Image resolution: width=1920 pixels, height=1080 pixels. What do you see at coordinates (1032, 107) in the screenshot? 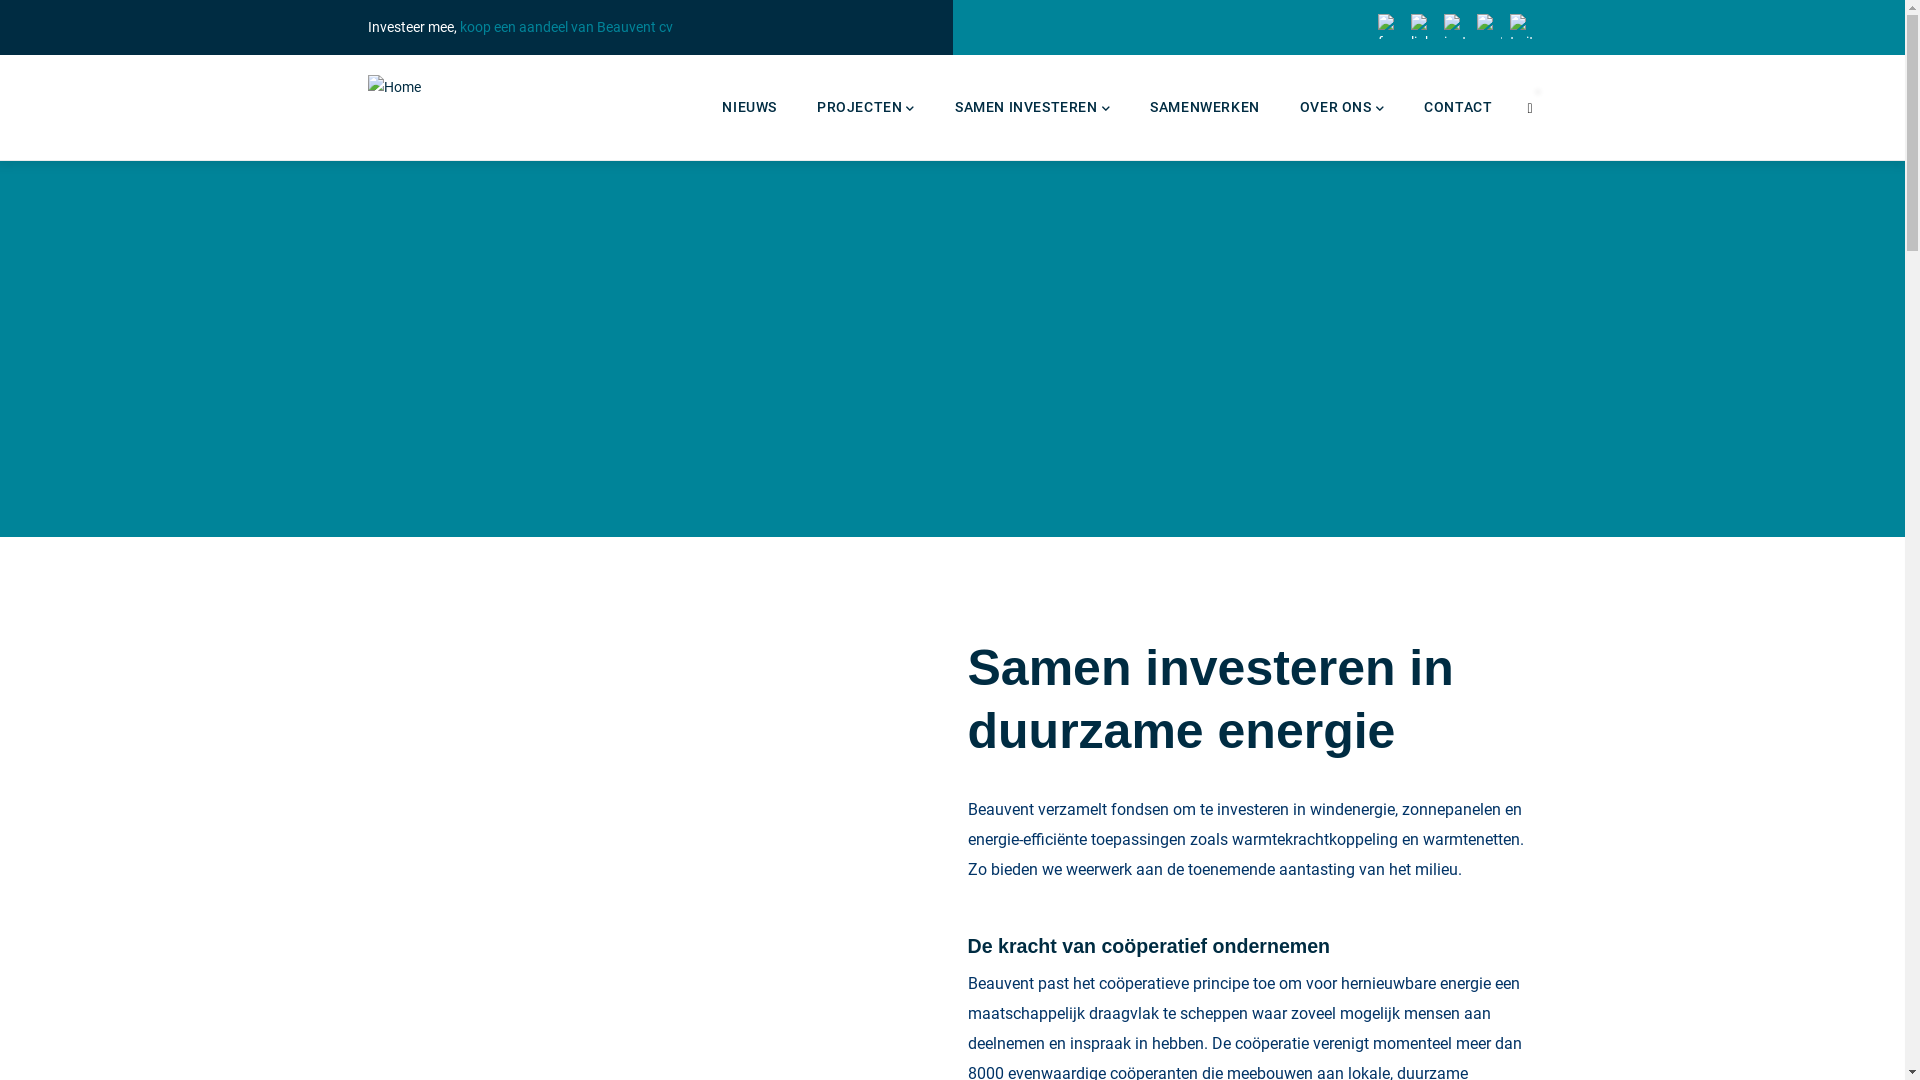
I see `'SAMEN INVESTEREN'` at bounding box center [1032, 107].